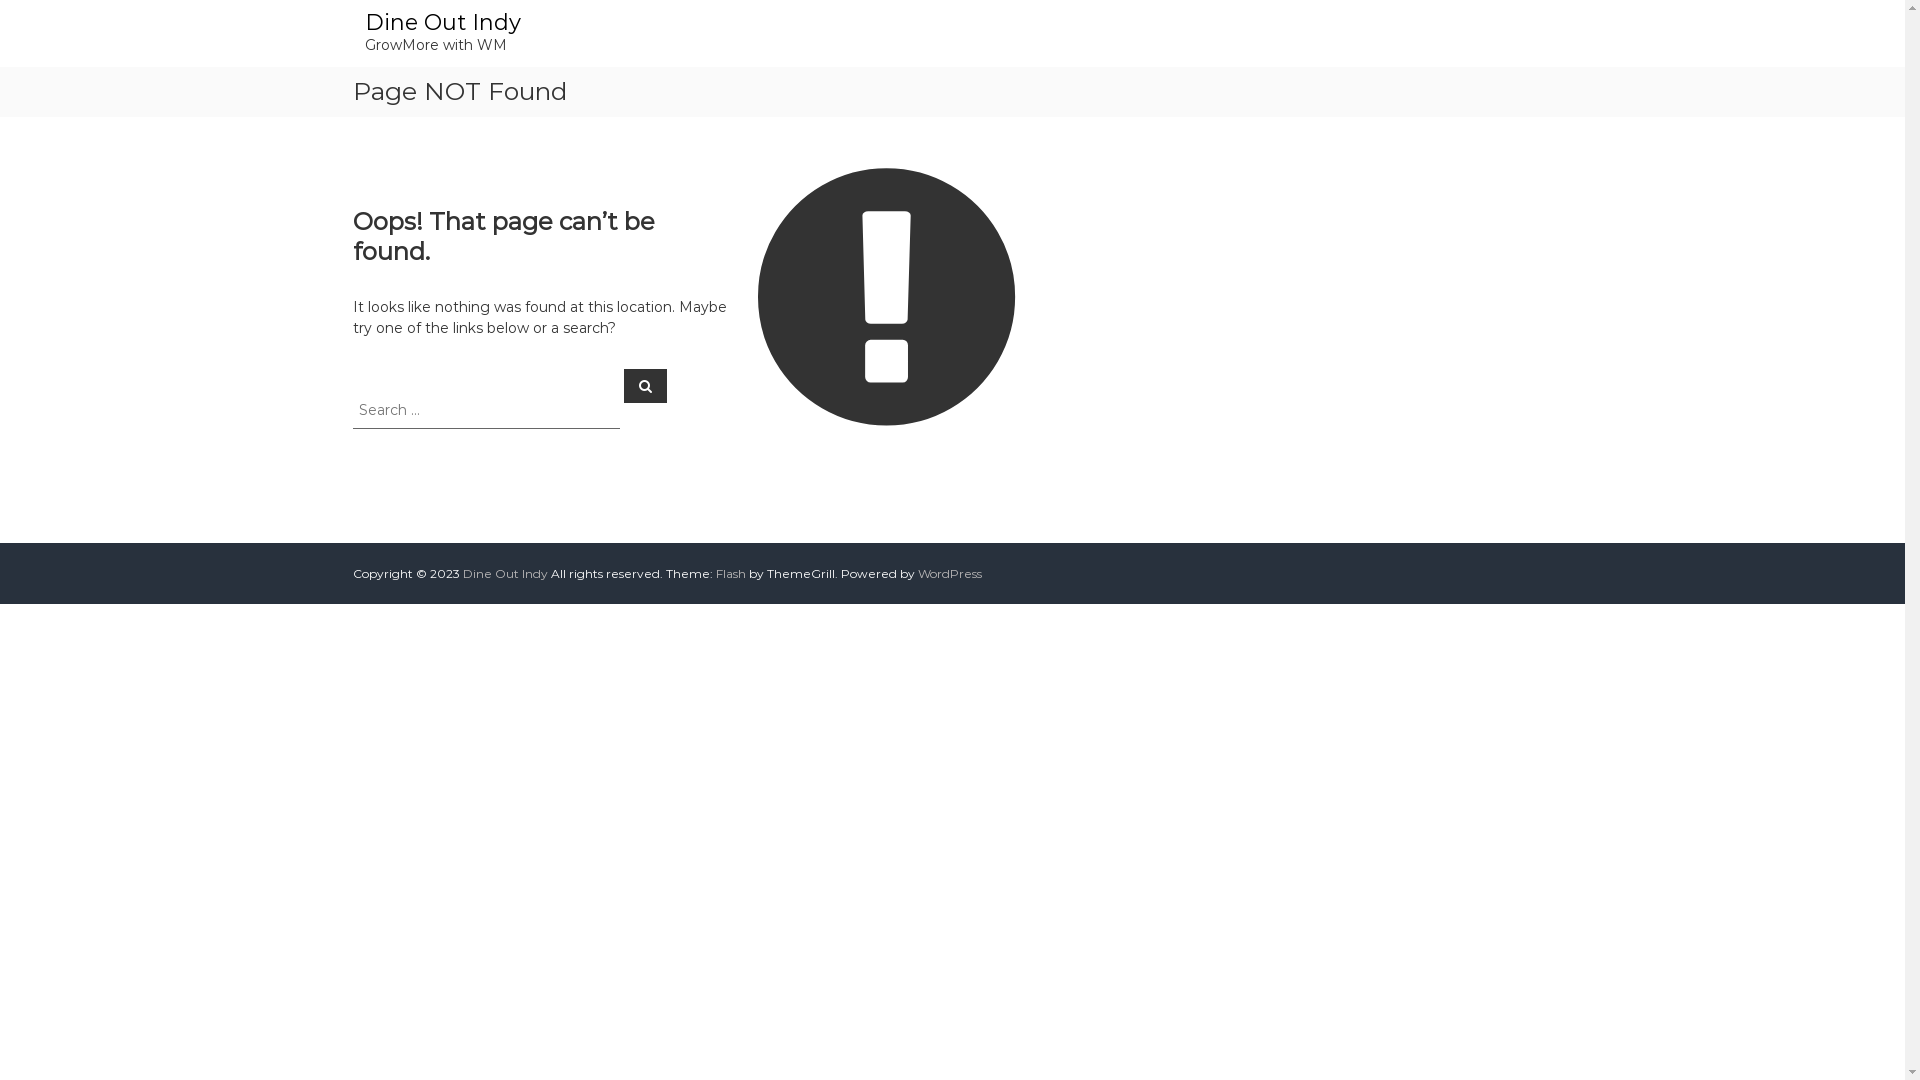 The width and height of the screenshot is (1920, 1080). What do you see at coordinates (949, 573) in the screenshot?
I see `'WordPress'` at bounding box center [949, 573].